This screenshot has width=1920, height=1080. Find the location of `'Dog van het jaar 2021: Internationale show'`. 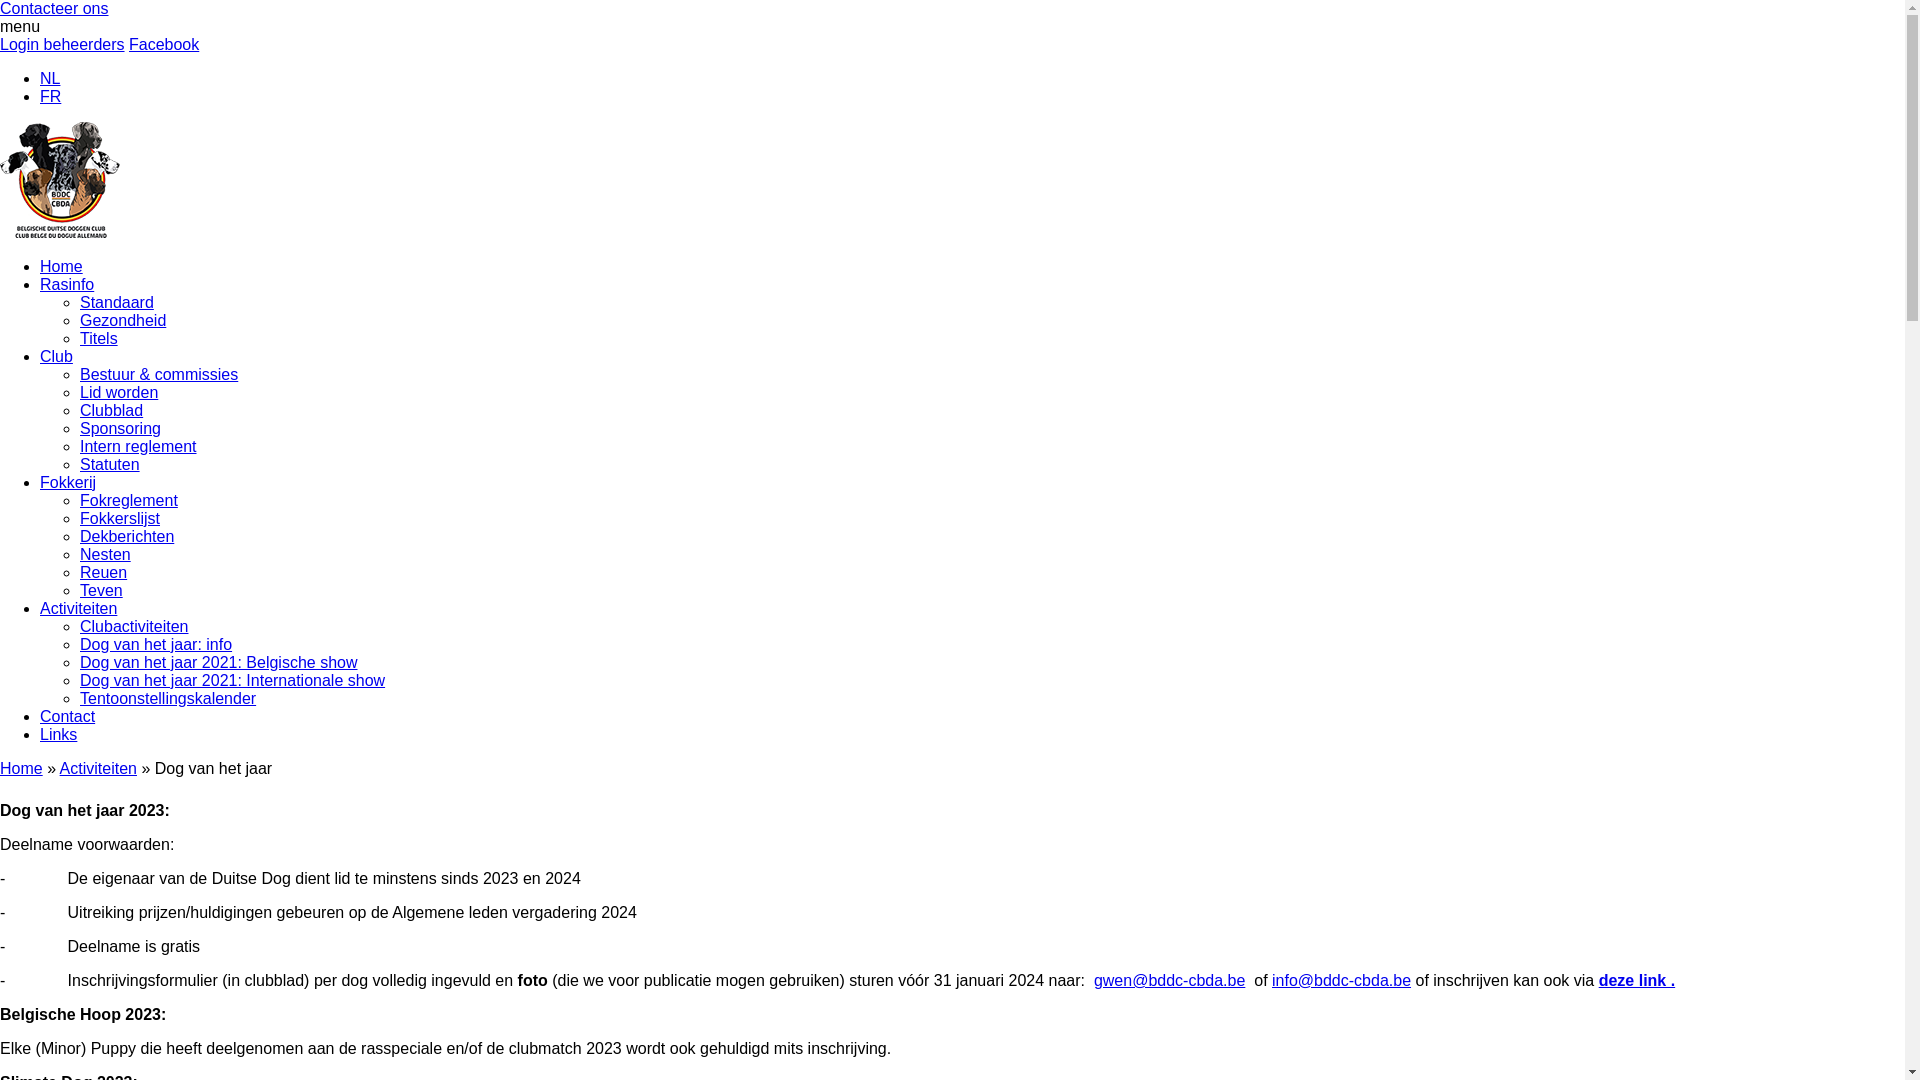

'Dog van het jaar 2021: Internationale show' is located at coordinates (232, 679).